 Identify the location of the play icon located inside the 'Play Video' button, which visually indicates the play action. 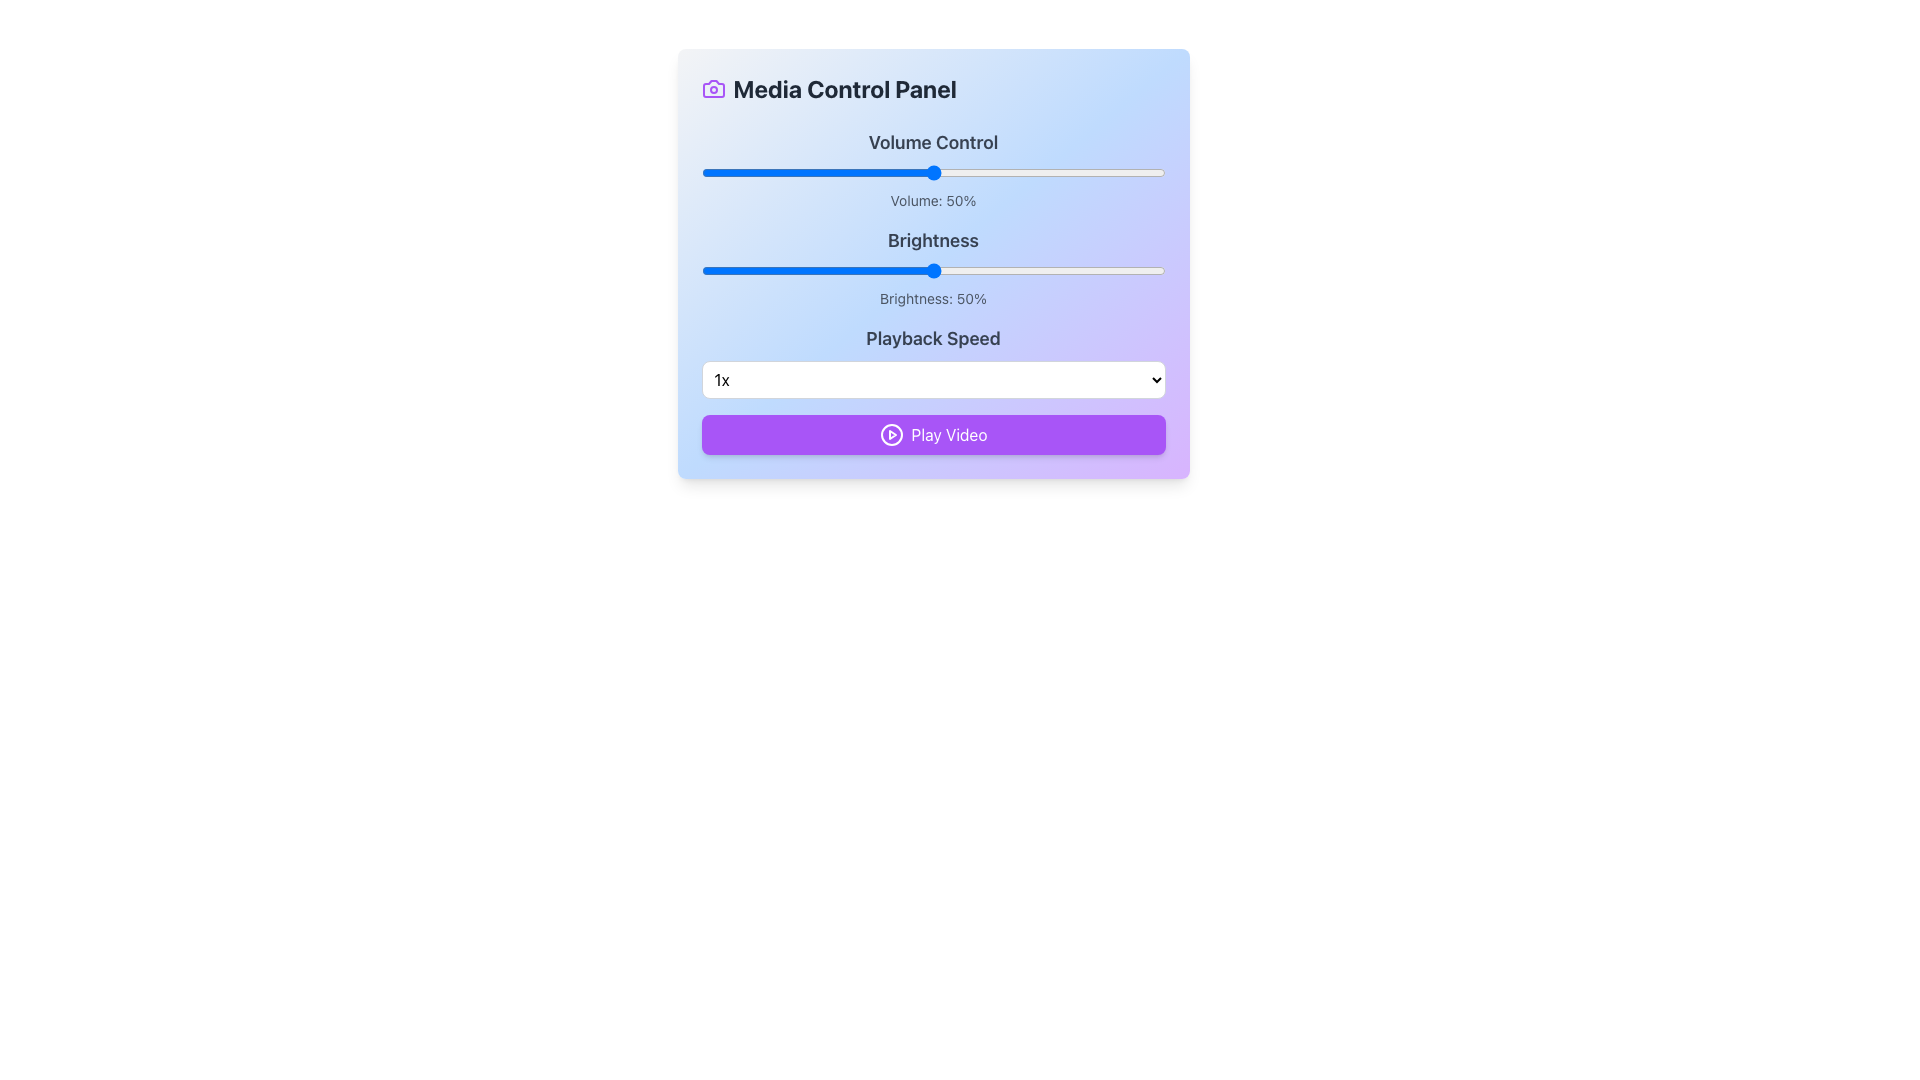
(890, 434).